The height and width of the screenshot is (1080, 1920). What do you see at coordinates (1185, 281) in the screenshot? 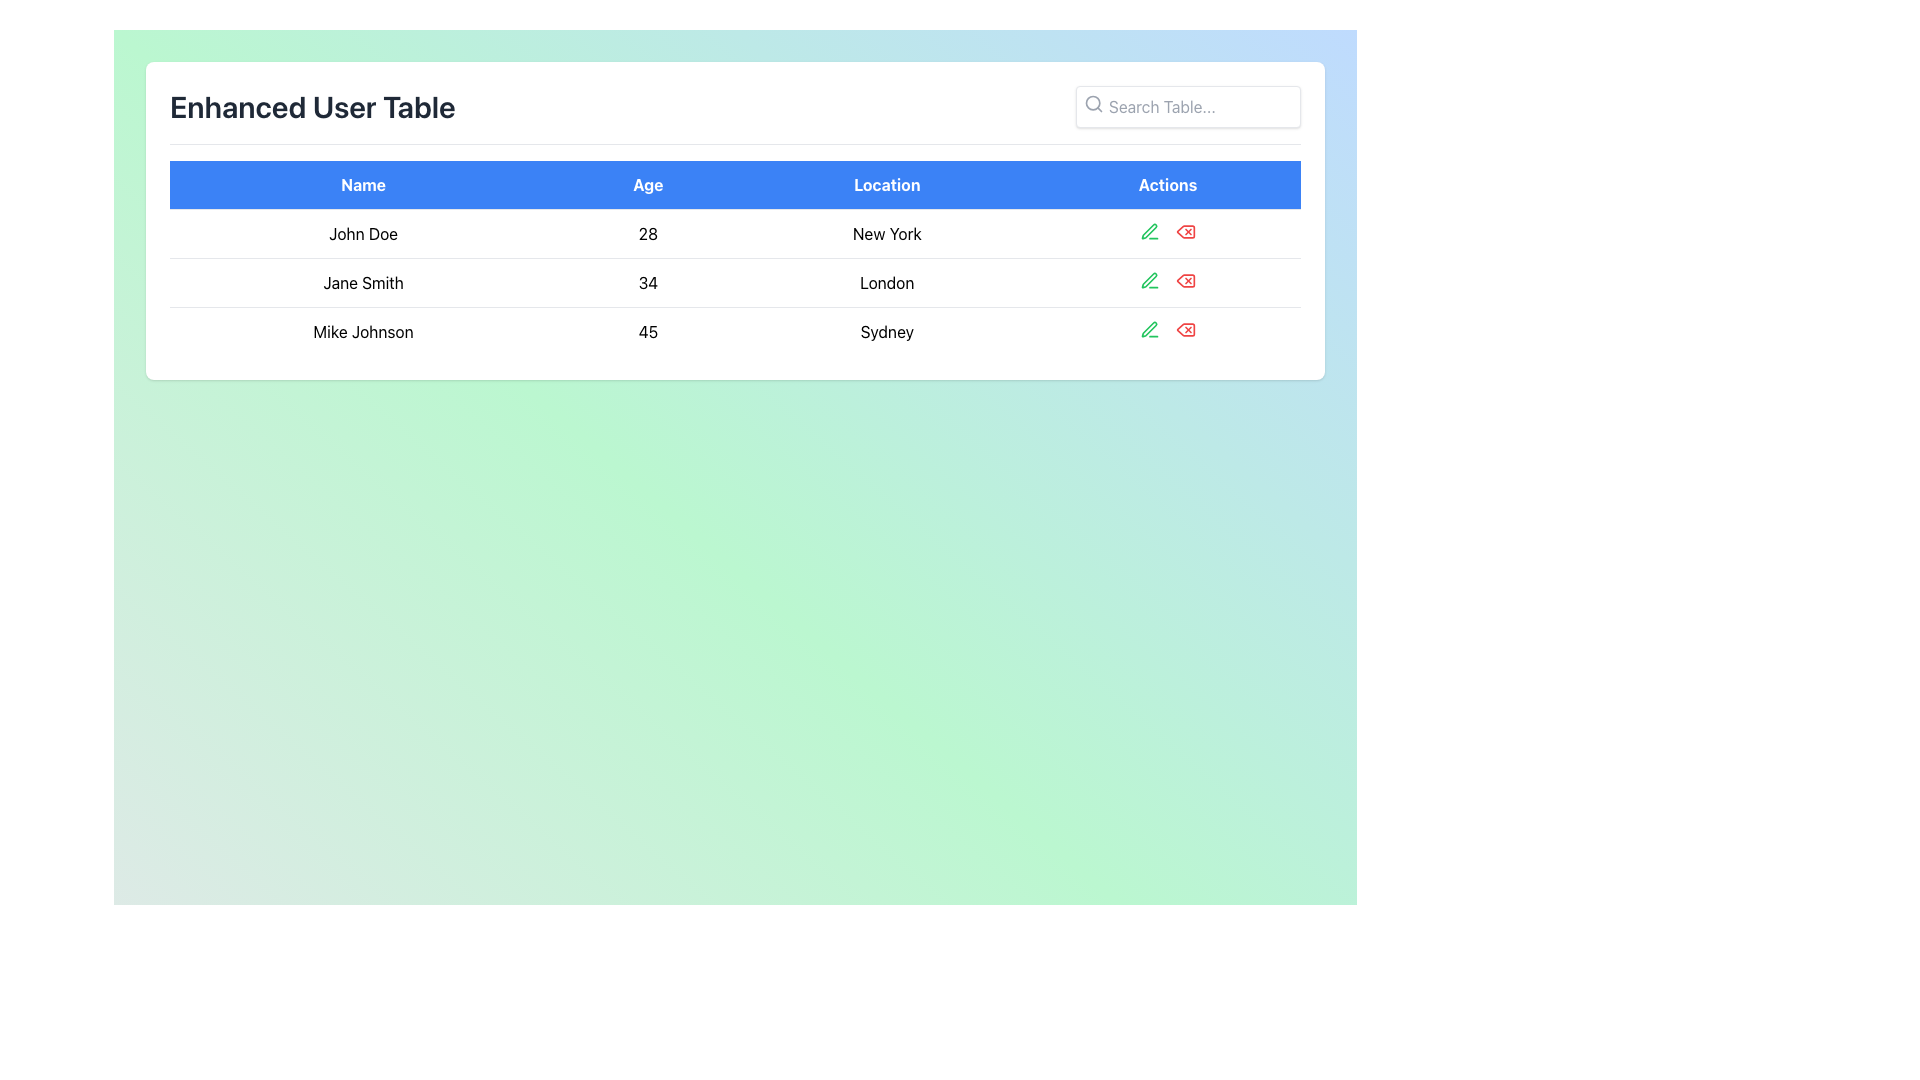
I see `the red trash can icon in the 'Actions' column, located in the same row as 'London'` at bounding box center [1185, 281].